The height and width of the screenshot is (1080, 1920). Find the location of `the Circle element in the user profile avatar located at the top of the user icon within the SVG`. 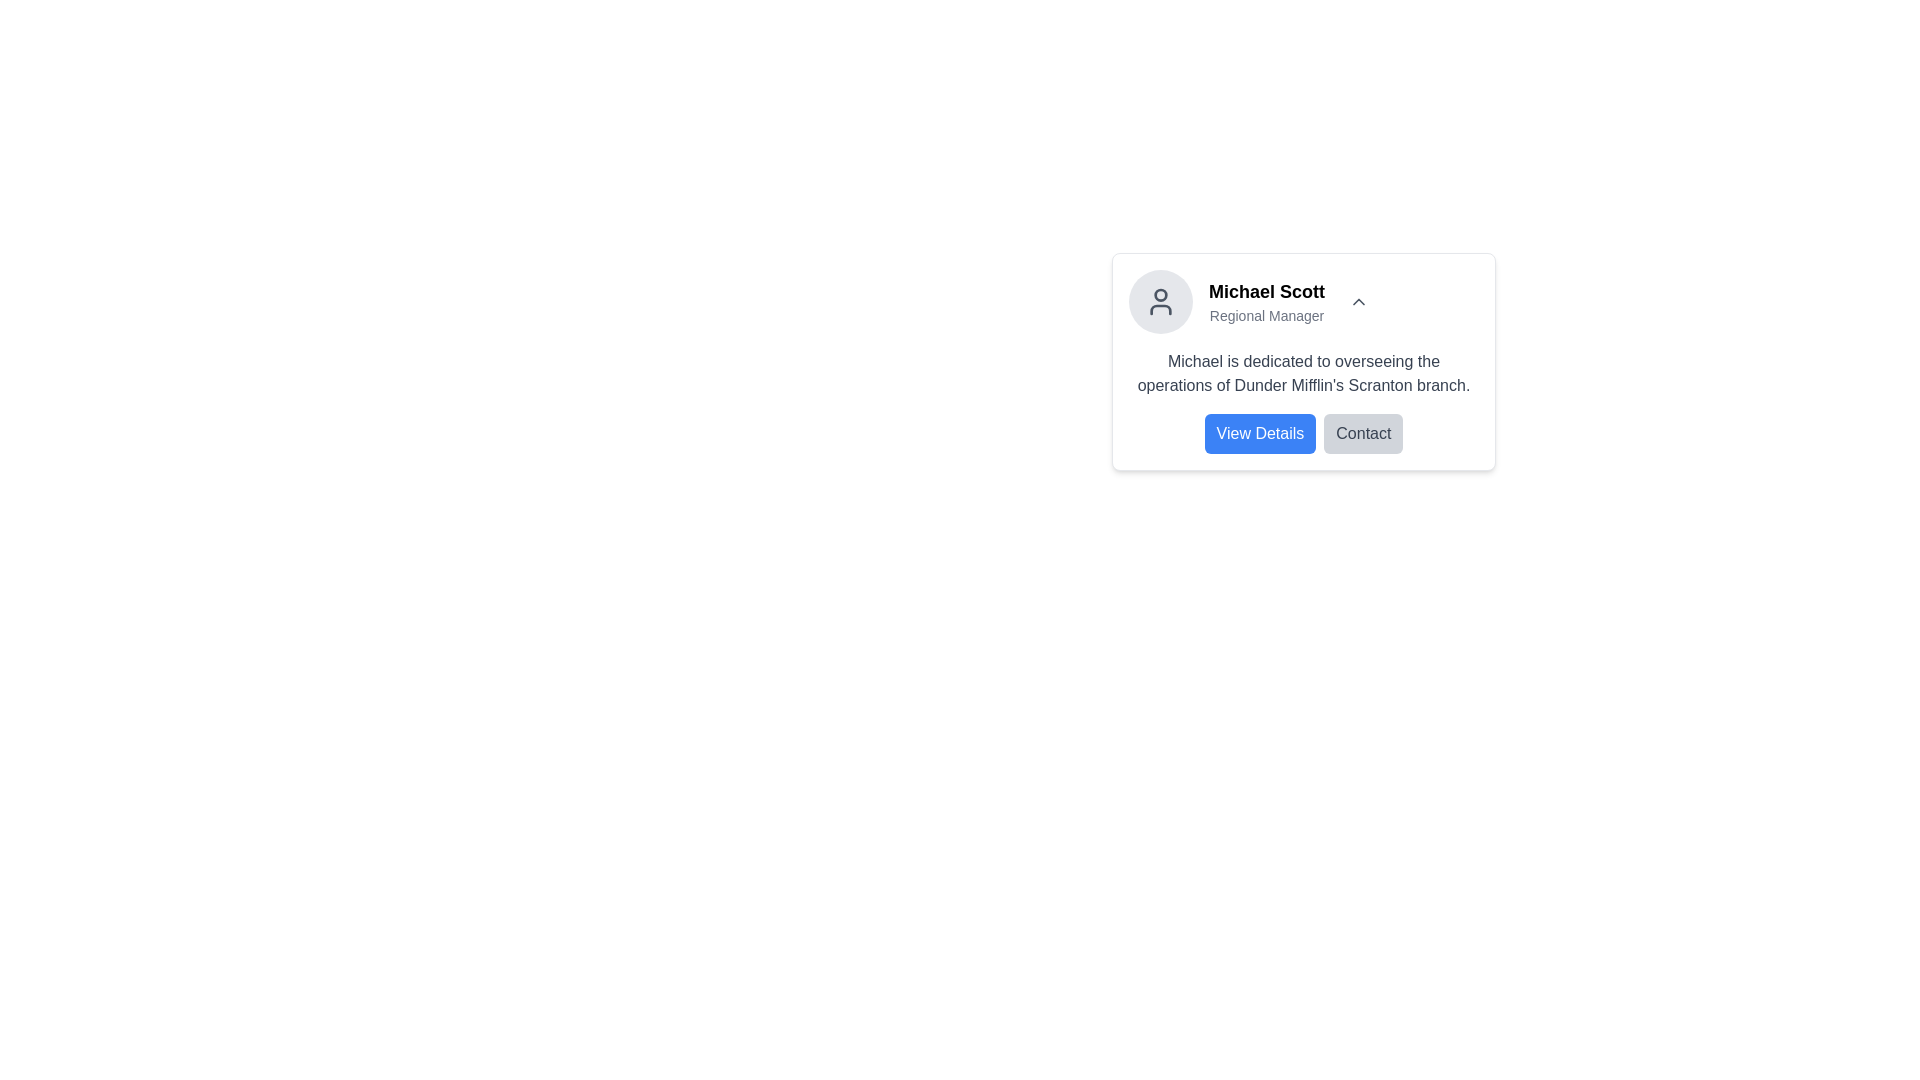

the Circle element in the user profile avatar located at the top of the user icon within the SVG is located at coordinates (1161, 294).